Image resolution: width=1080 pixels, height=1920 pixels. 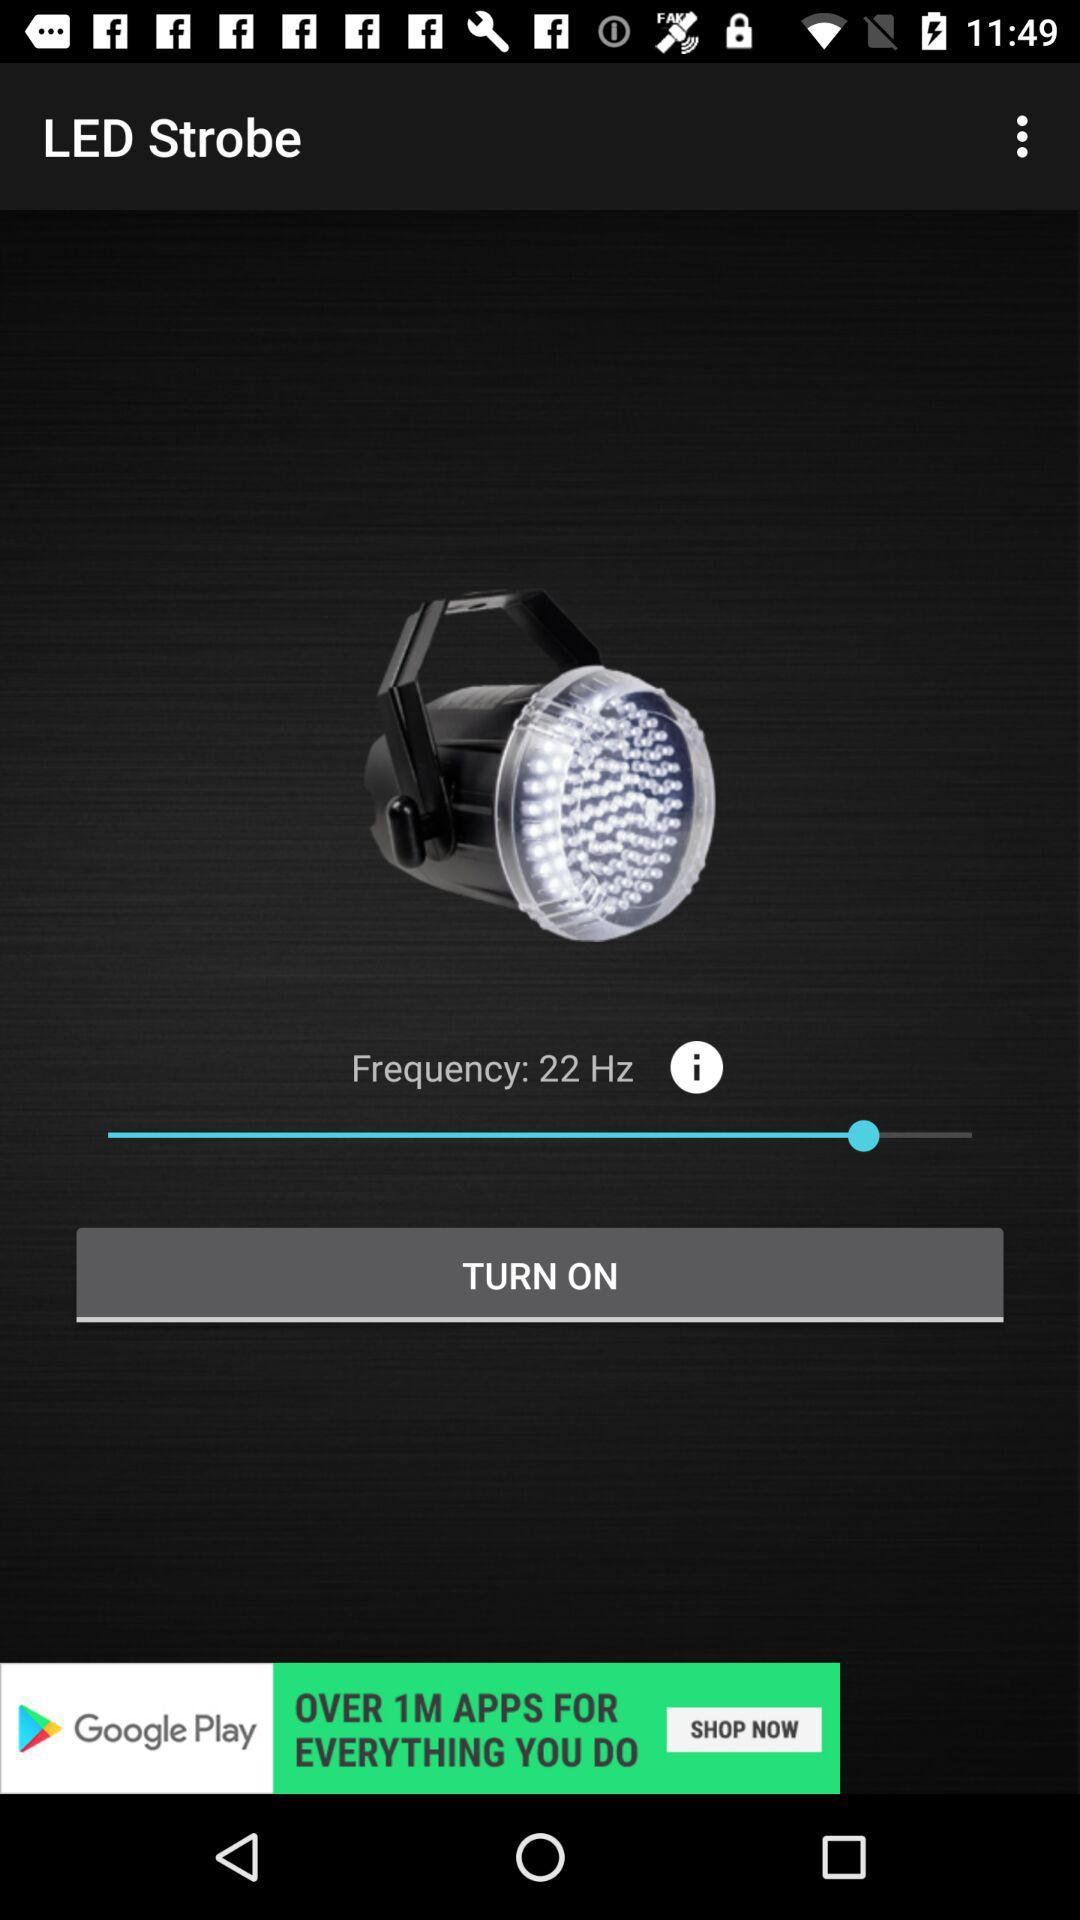 I want to click on information, so click(x=695, y=1066).